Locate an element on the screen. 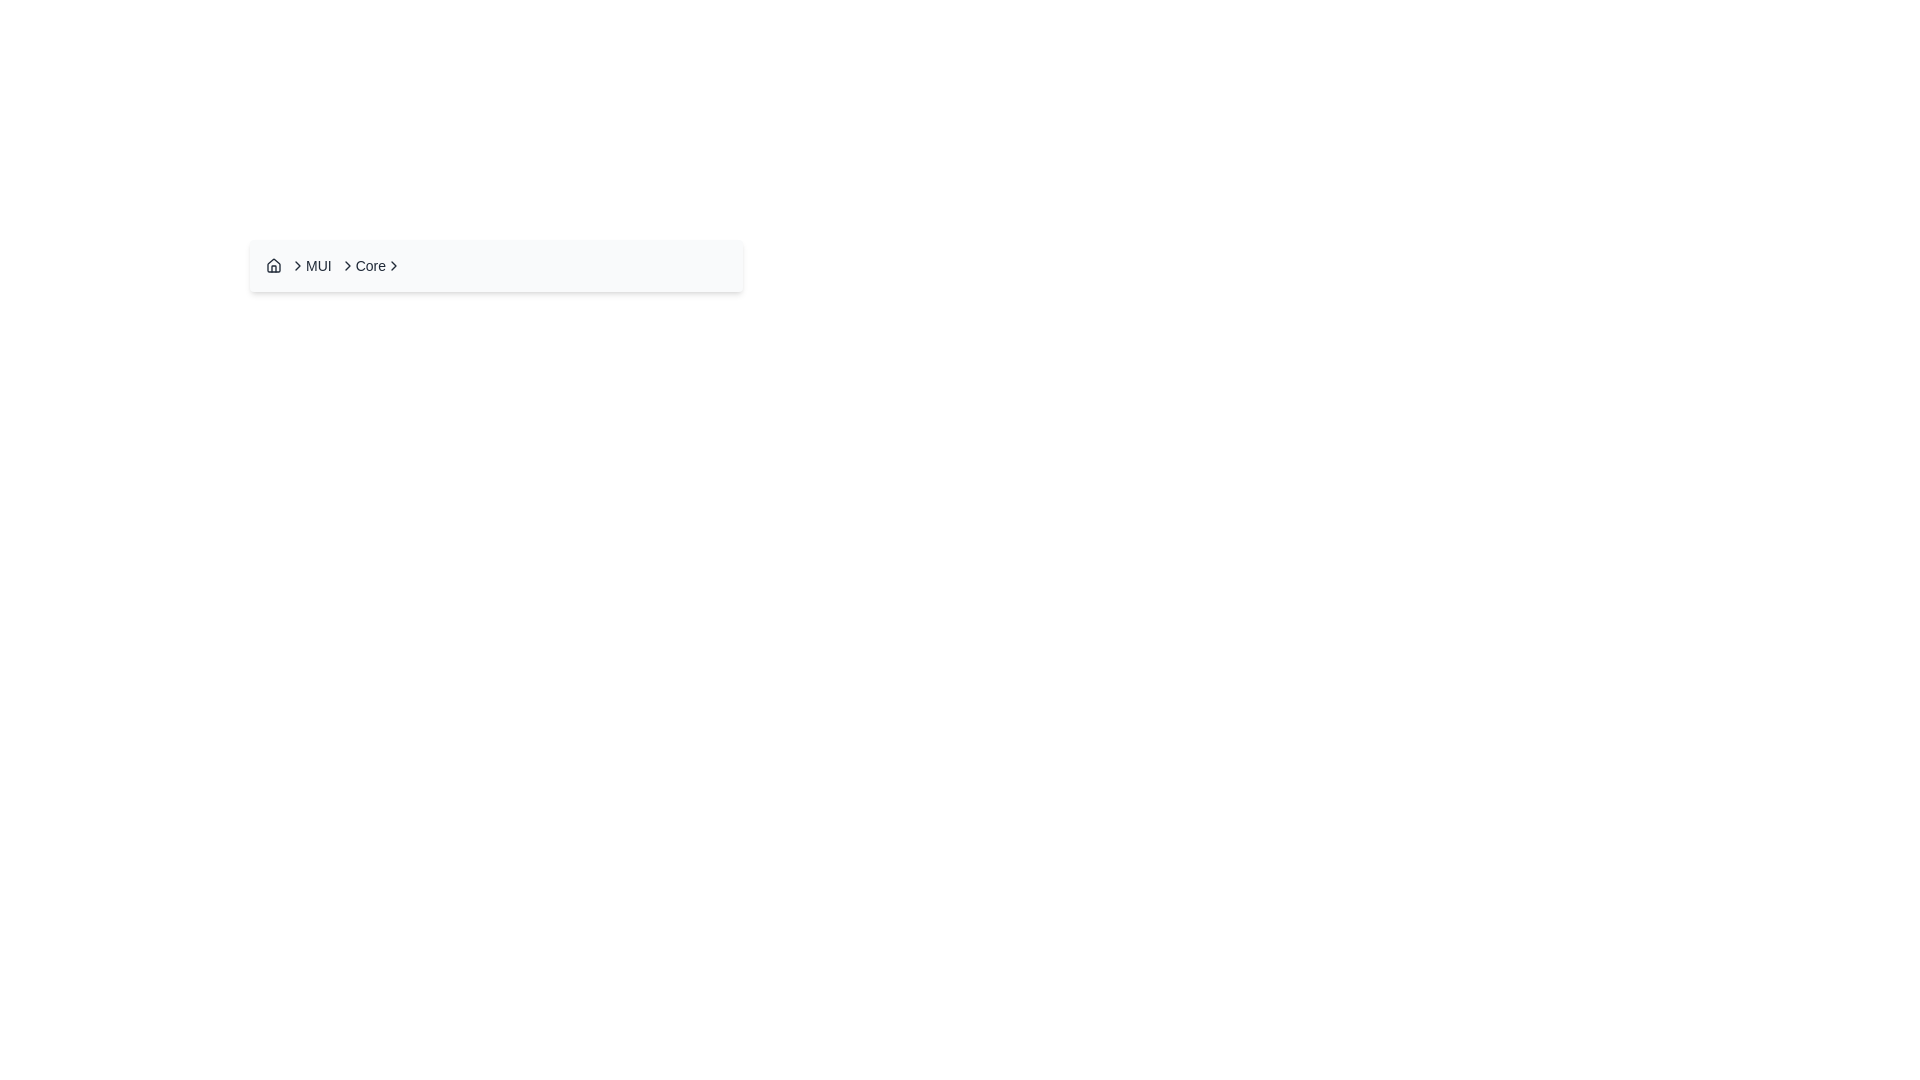  the third breadcrumb item in the navigation is located at coordinates (496, 265).